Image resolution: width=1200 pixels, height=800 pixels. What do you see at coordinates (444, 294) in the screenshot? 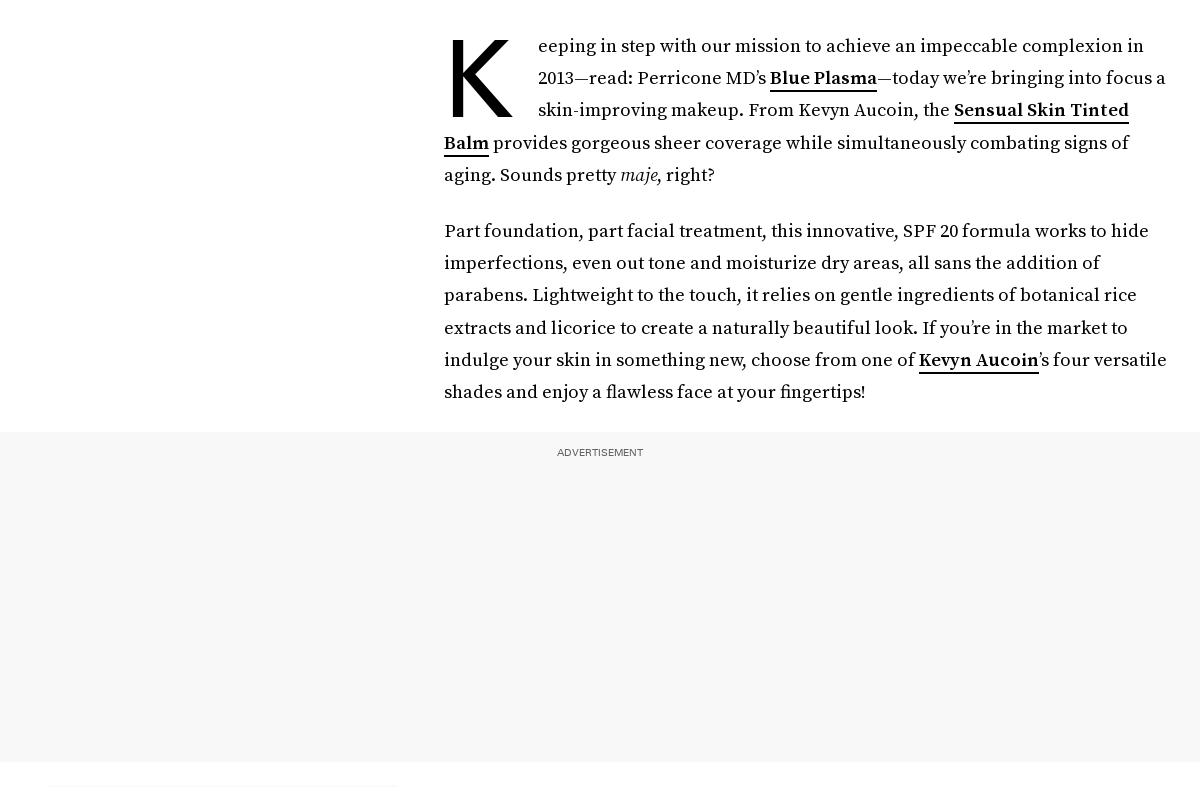
I see `'Part foundation, part facial treatment, this innovative, SPF 20 formula works to hide imperfections, even out tone and moisturize dry areas, all sans the addition of parabens. Lightweight to the touch, it relies on gentle ingredients of botanical rice extracts and licorice to create a naturally beautiful look. If you’re in the market to indulge your skin in something new, choose from one of'` at bounding box center [444, 294].